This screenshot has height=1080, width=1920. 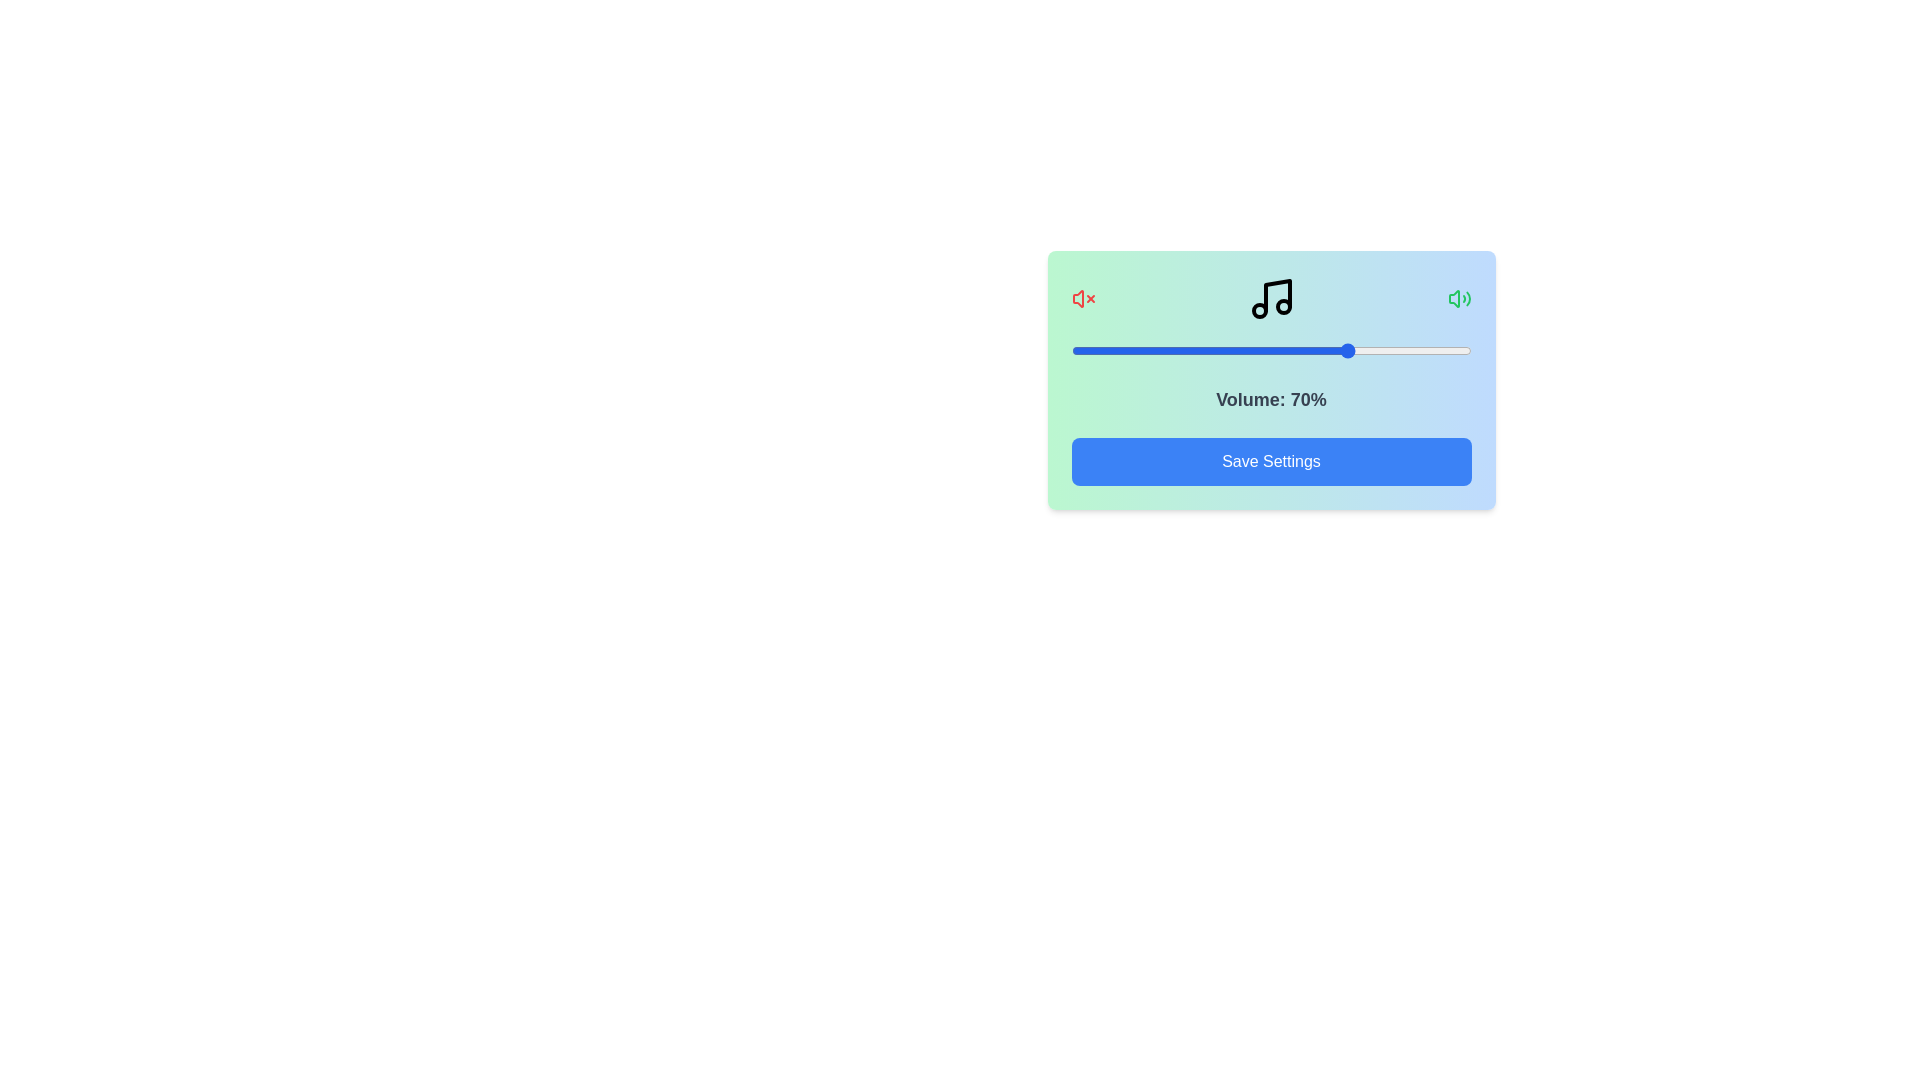 What do you see at coordinates (1355, 350) in the screenshot?
I see `the volume slider to set the volume to 71%` at bounding box center [1355, 350].